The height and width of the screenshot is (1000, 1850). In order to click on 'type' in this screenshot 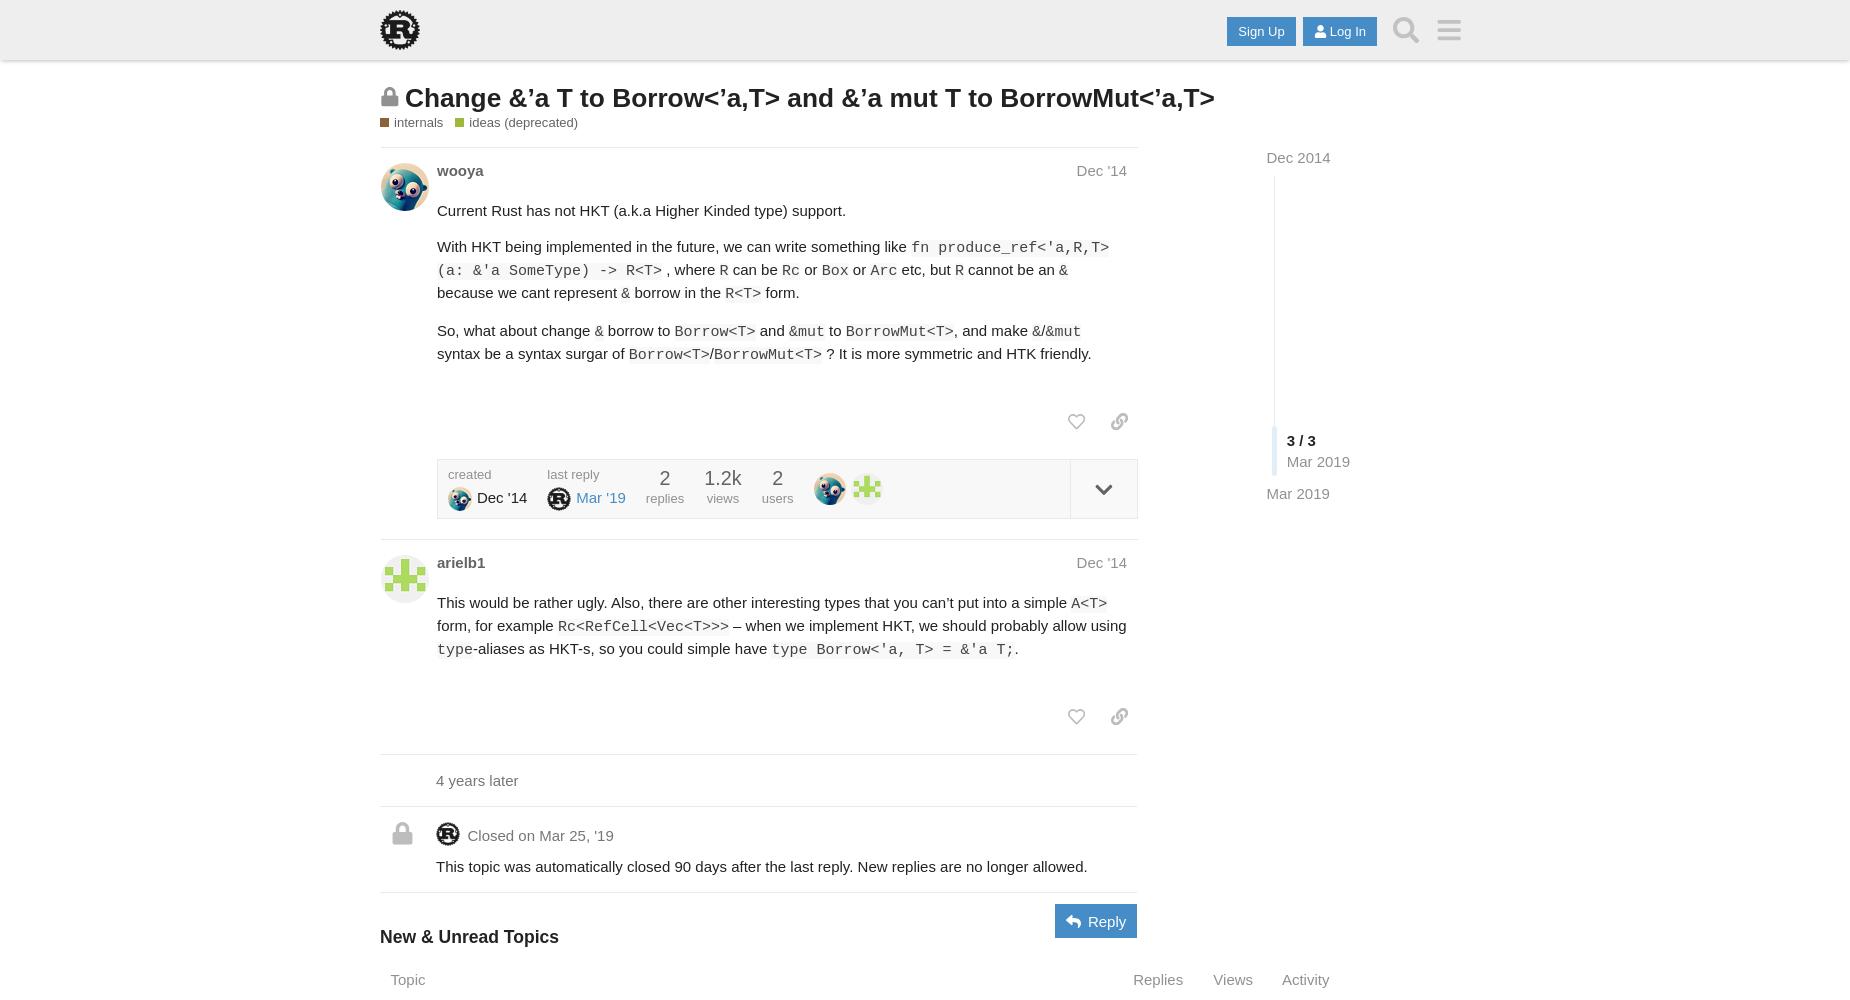, I will do `click(453, 650)`.